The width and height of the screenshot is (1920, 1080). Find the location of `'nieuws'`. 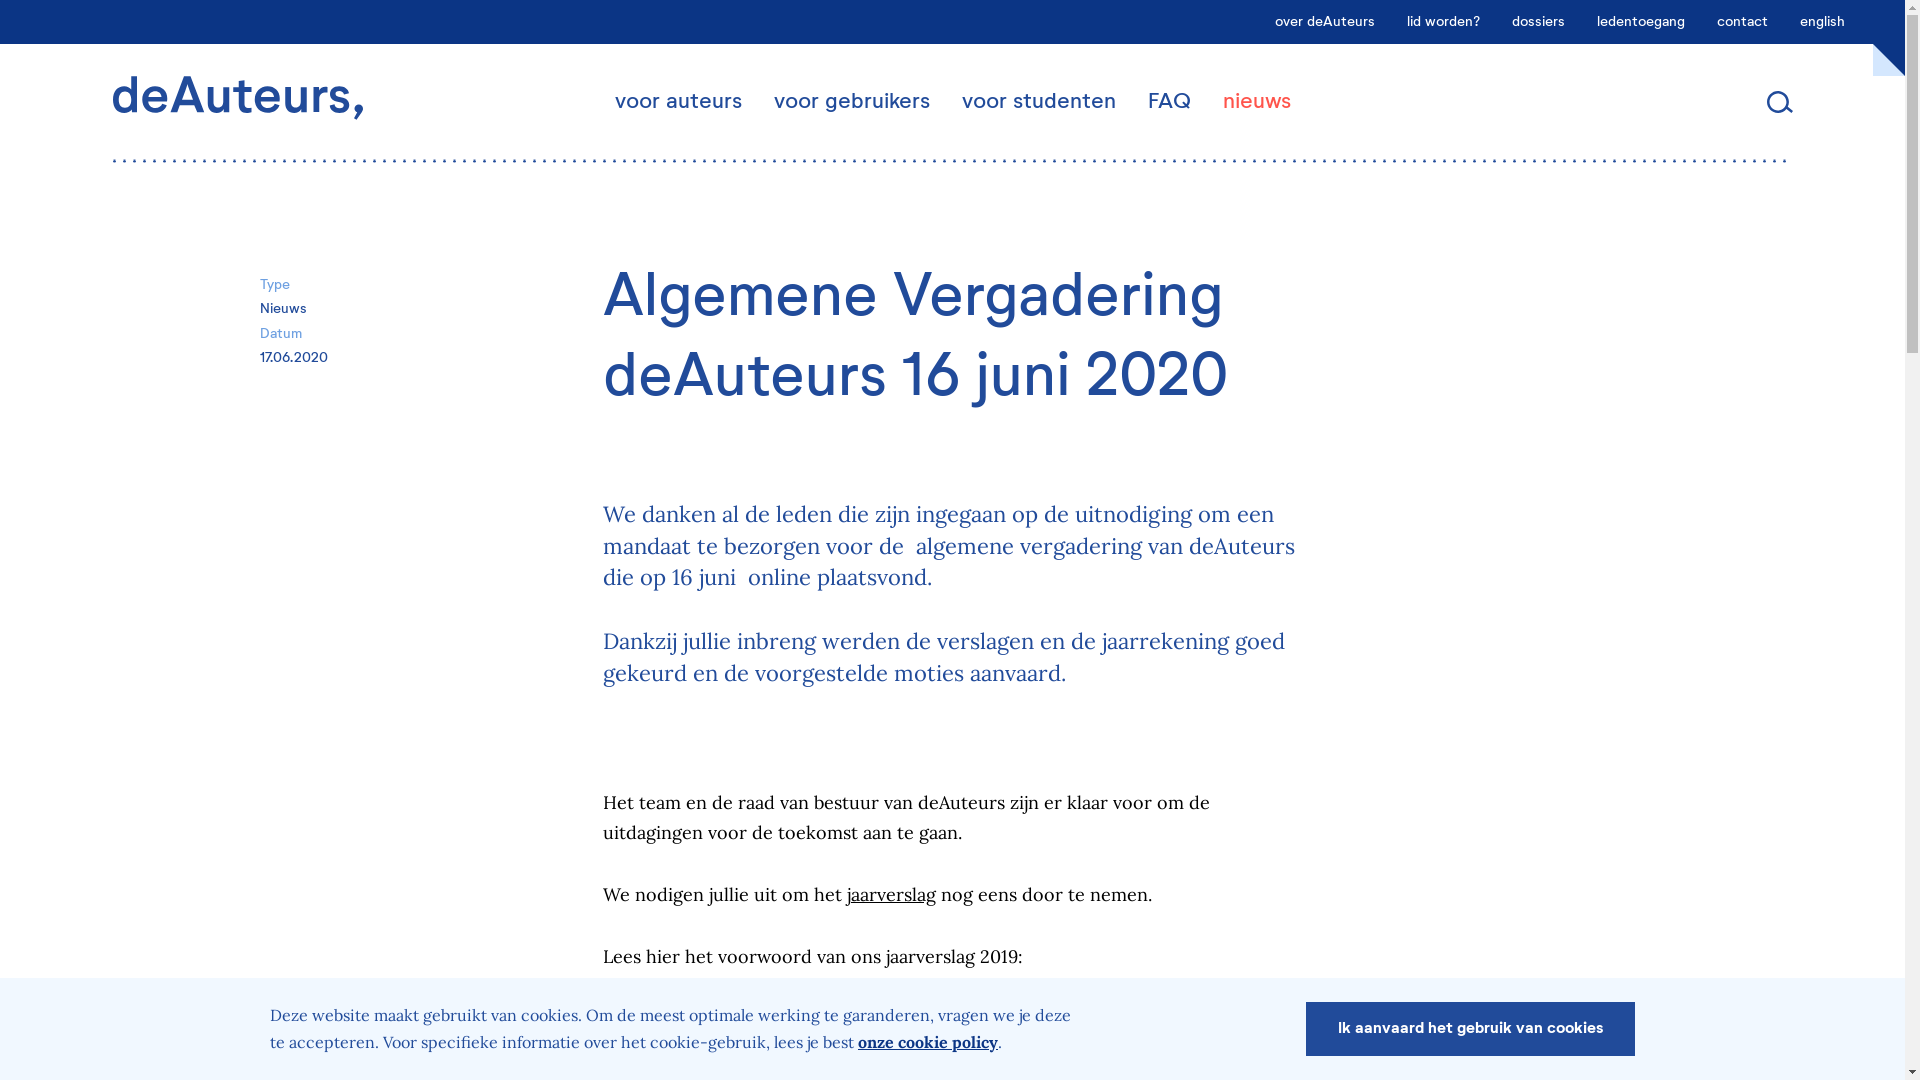

'nieuws' is located at coordinates (1255, 102).